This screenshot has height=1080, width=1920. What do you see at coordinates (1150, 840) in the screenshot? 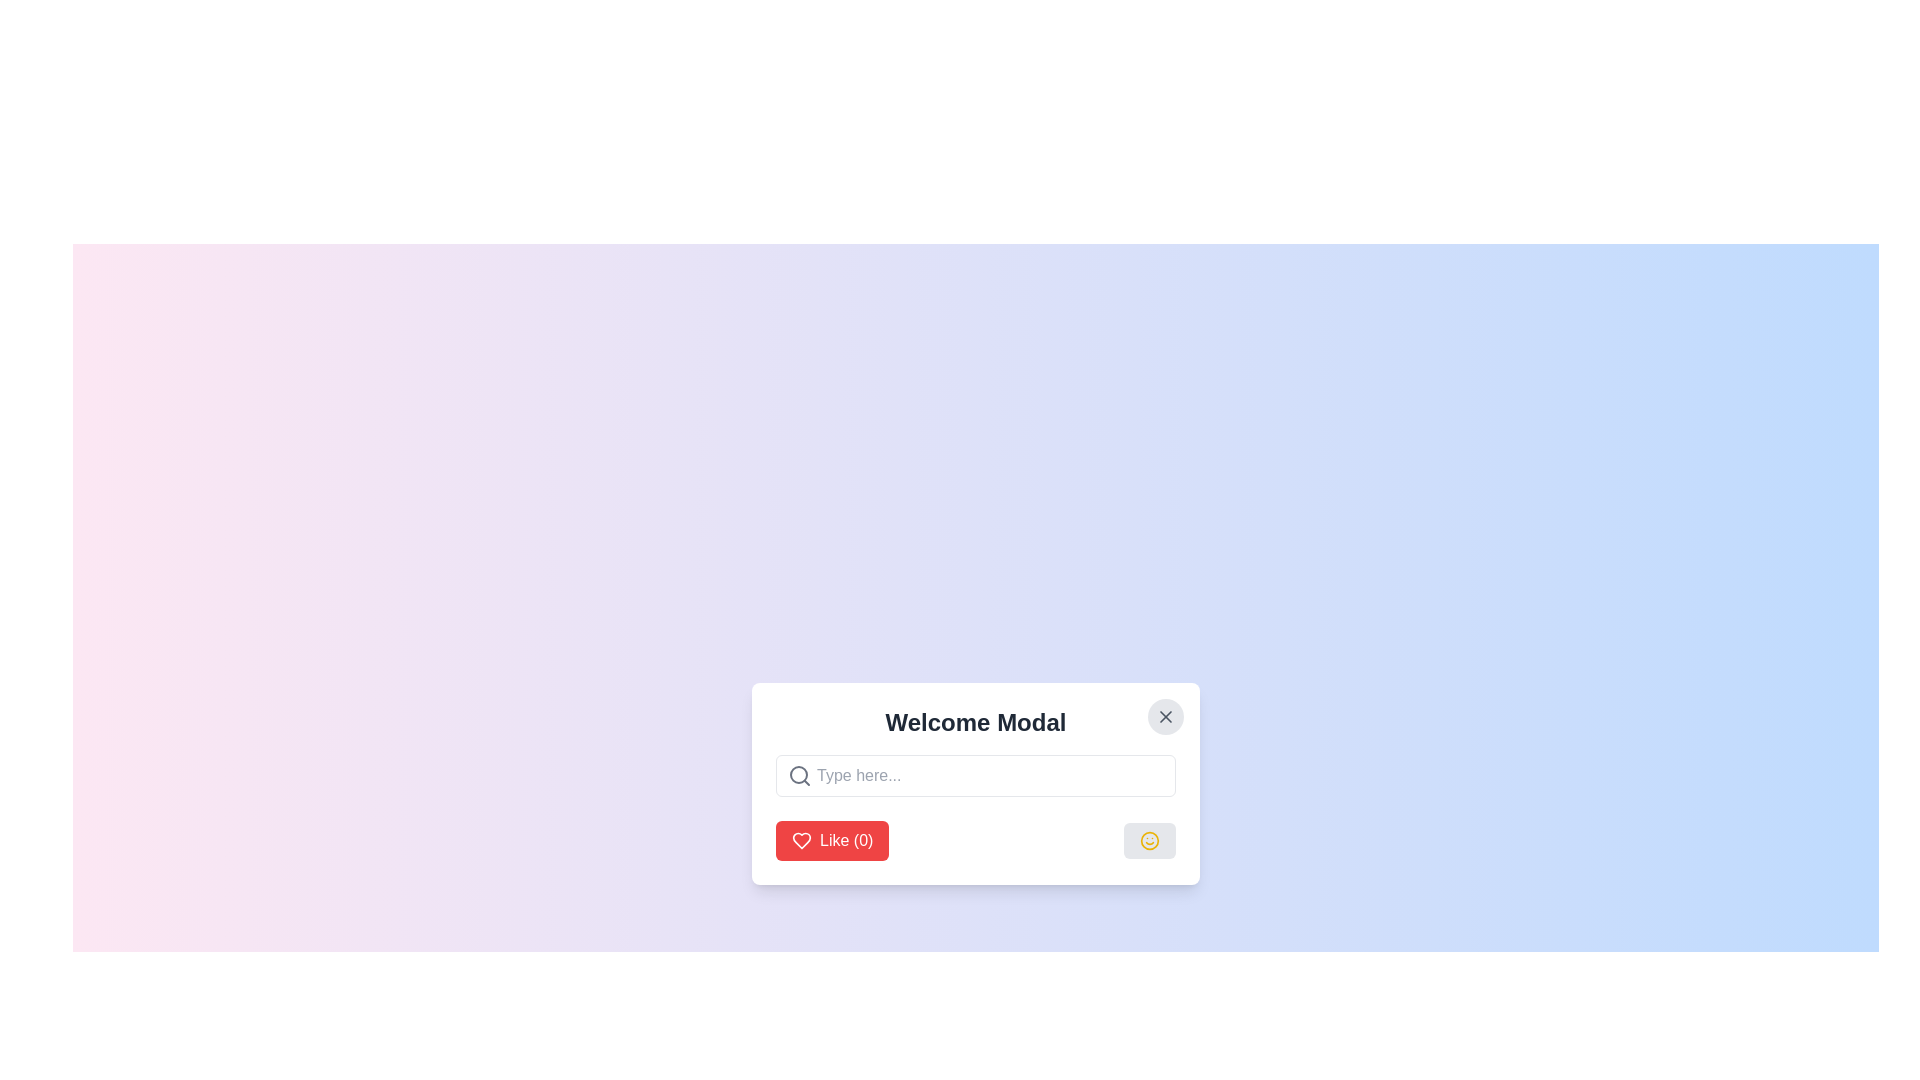
I see `the icon located in the bottom-right corner of the modal, adjacent to the 'Like(0)' button` at bounding box center [1150, 840].